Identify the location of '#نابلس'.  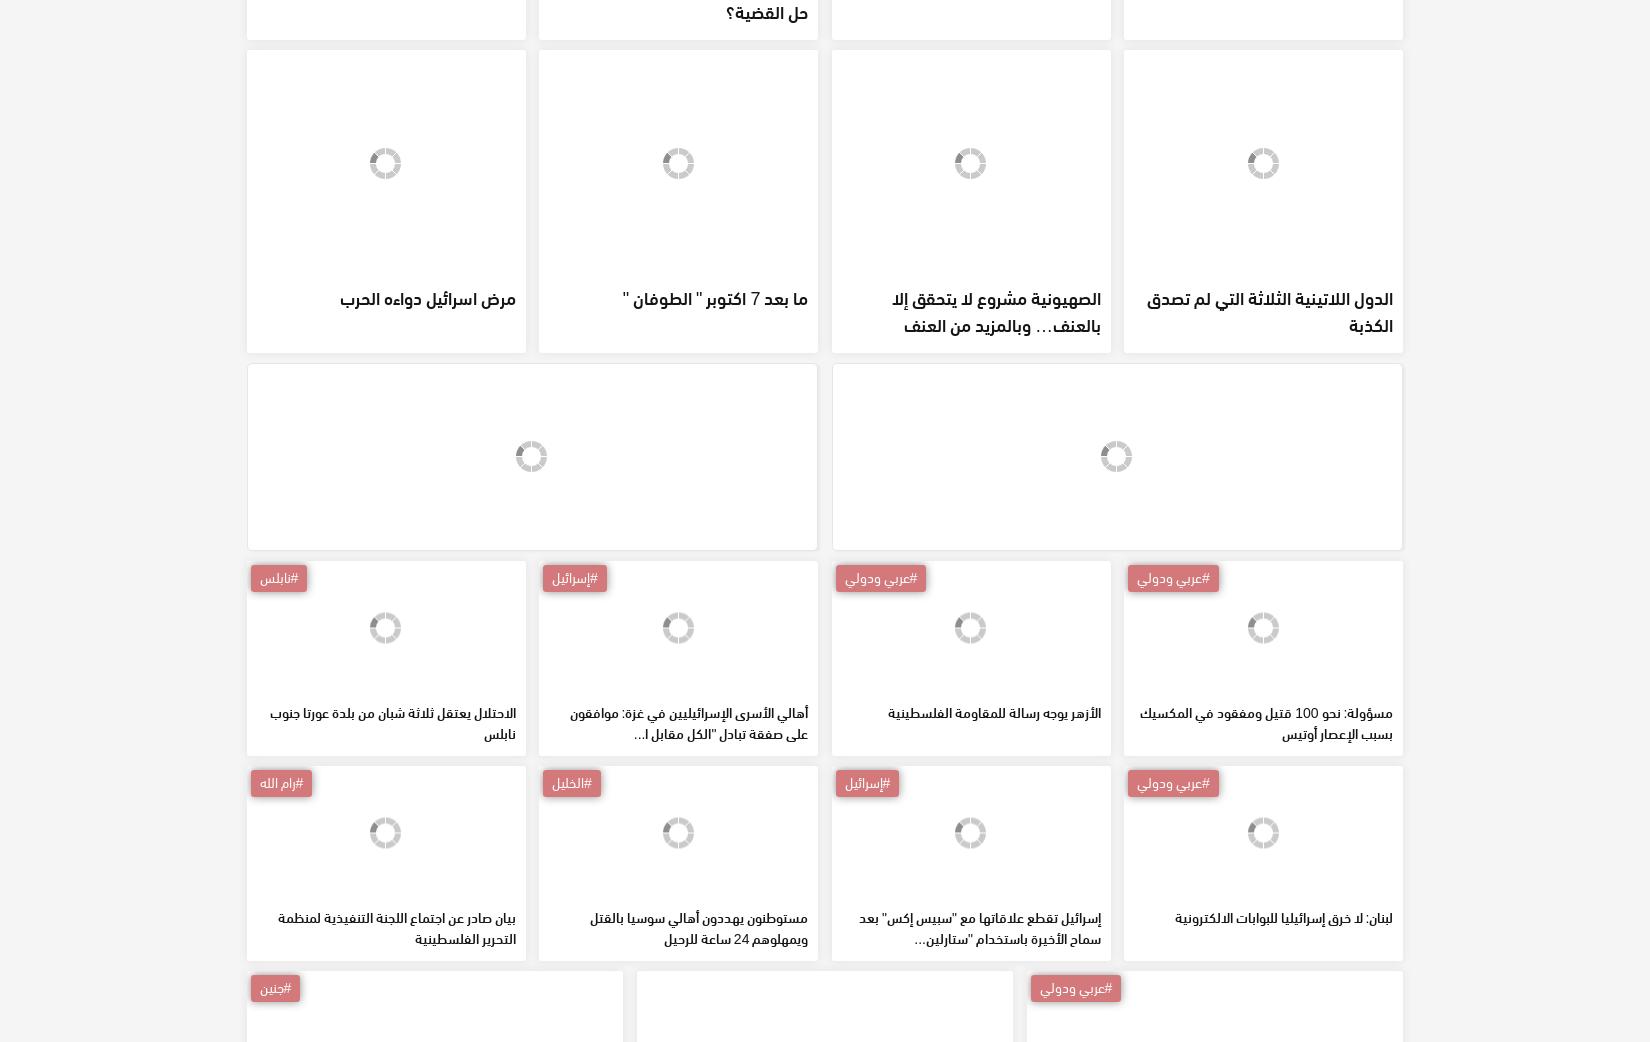
(278, 720).